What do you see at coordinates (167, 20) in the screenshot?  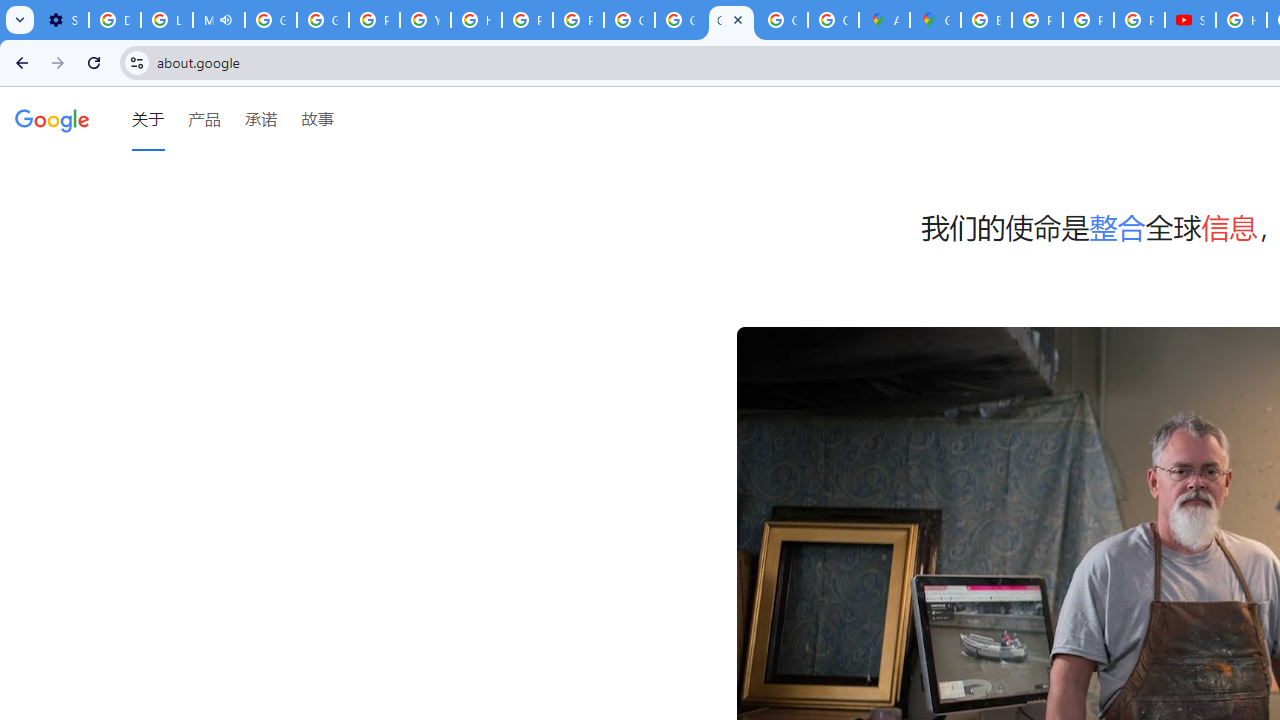 I see `'Learn how to find your photos - Google Photos Help'` at bounding box center [167, 20].